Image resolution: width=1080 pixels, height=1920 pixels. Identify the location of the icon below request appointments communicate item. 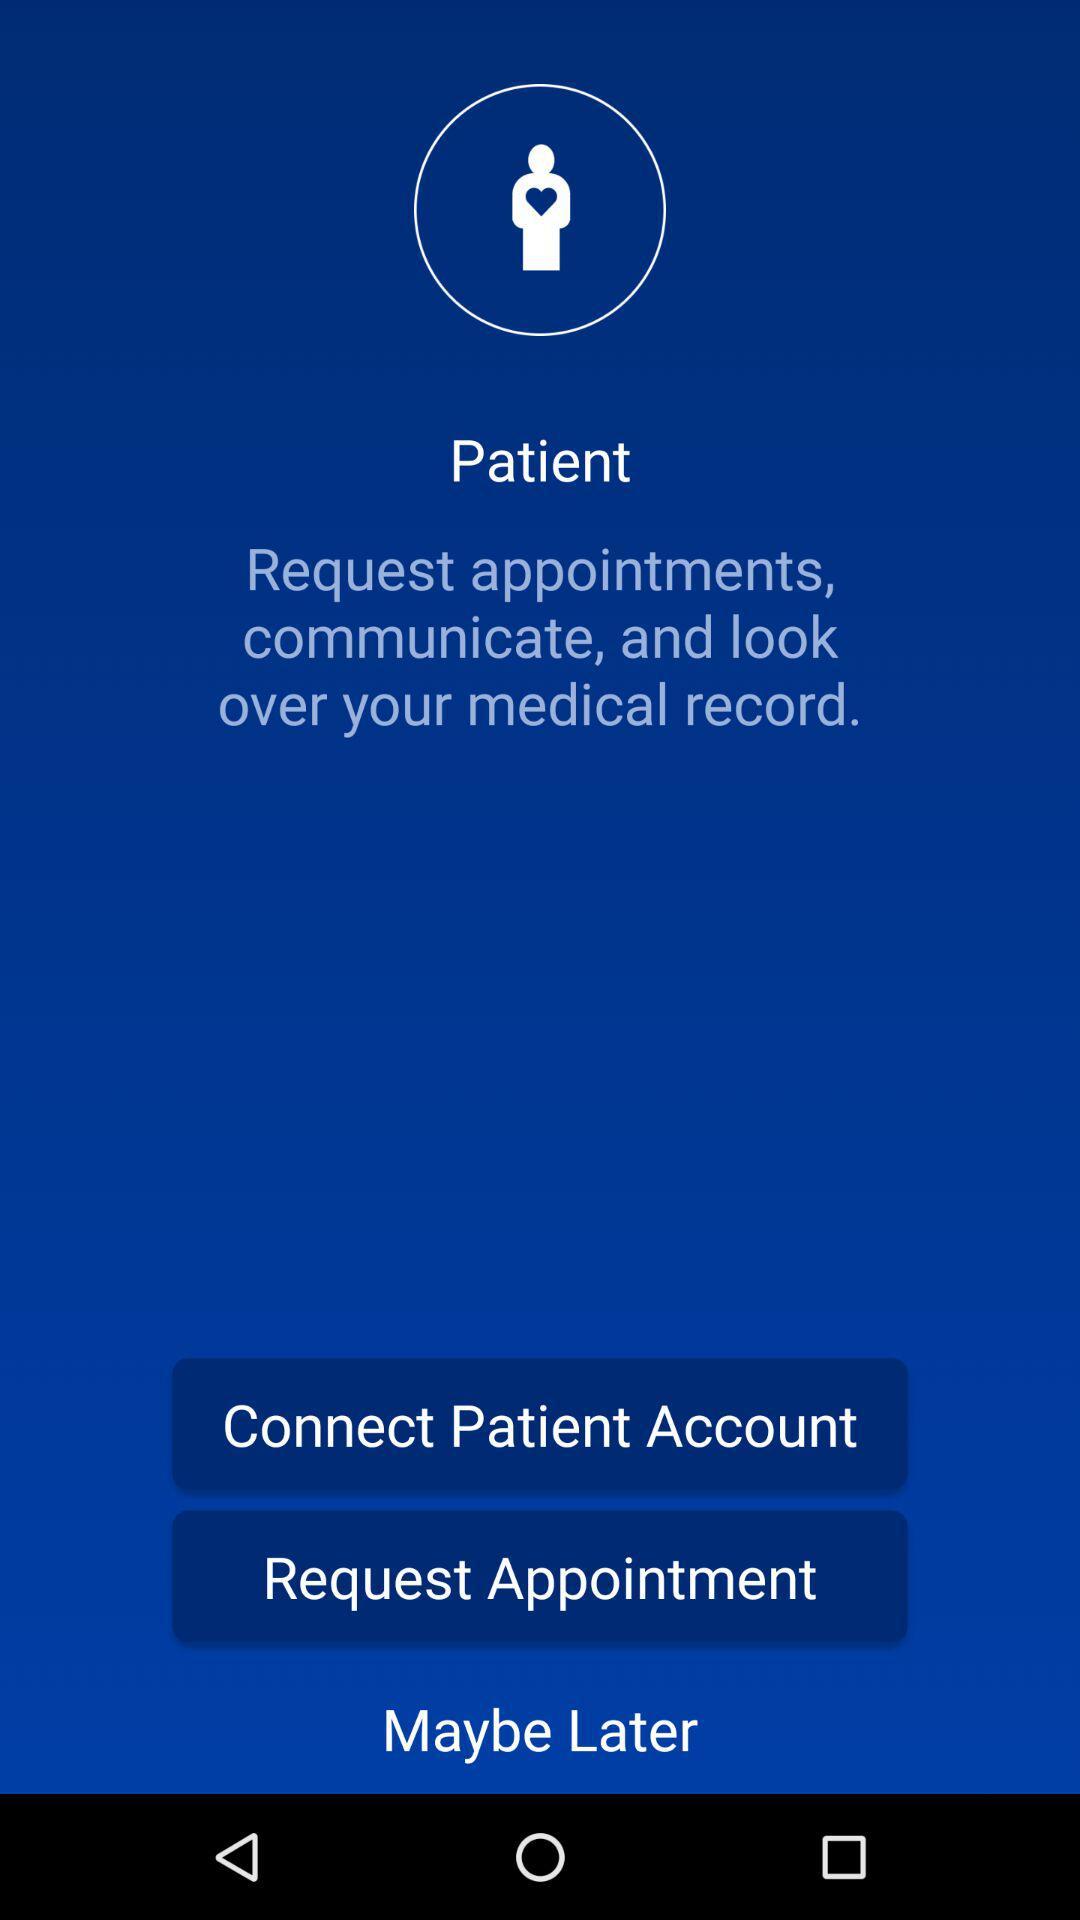
(540, 1422).